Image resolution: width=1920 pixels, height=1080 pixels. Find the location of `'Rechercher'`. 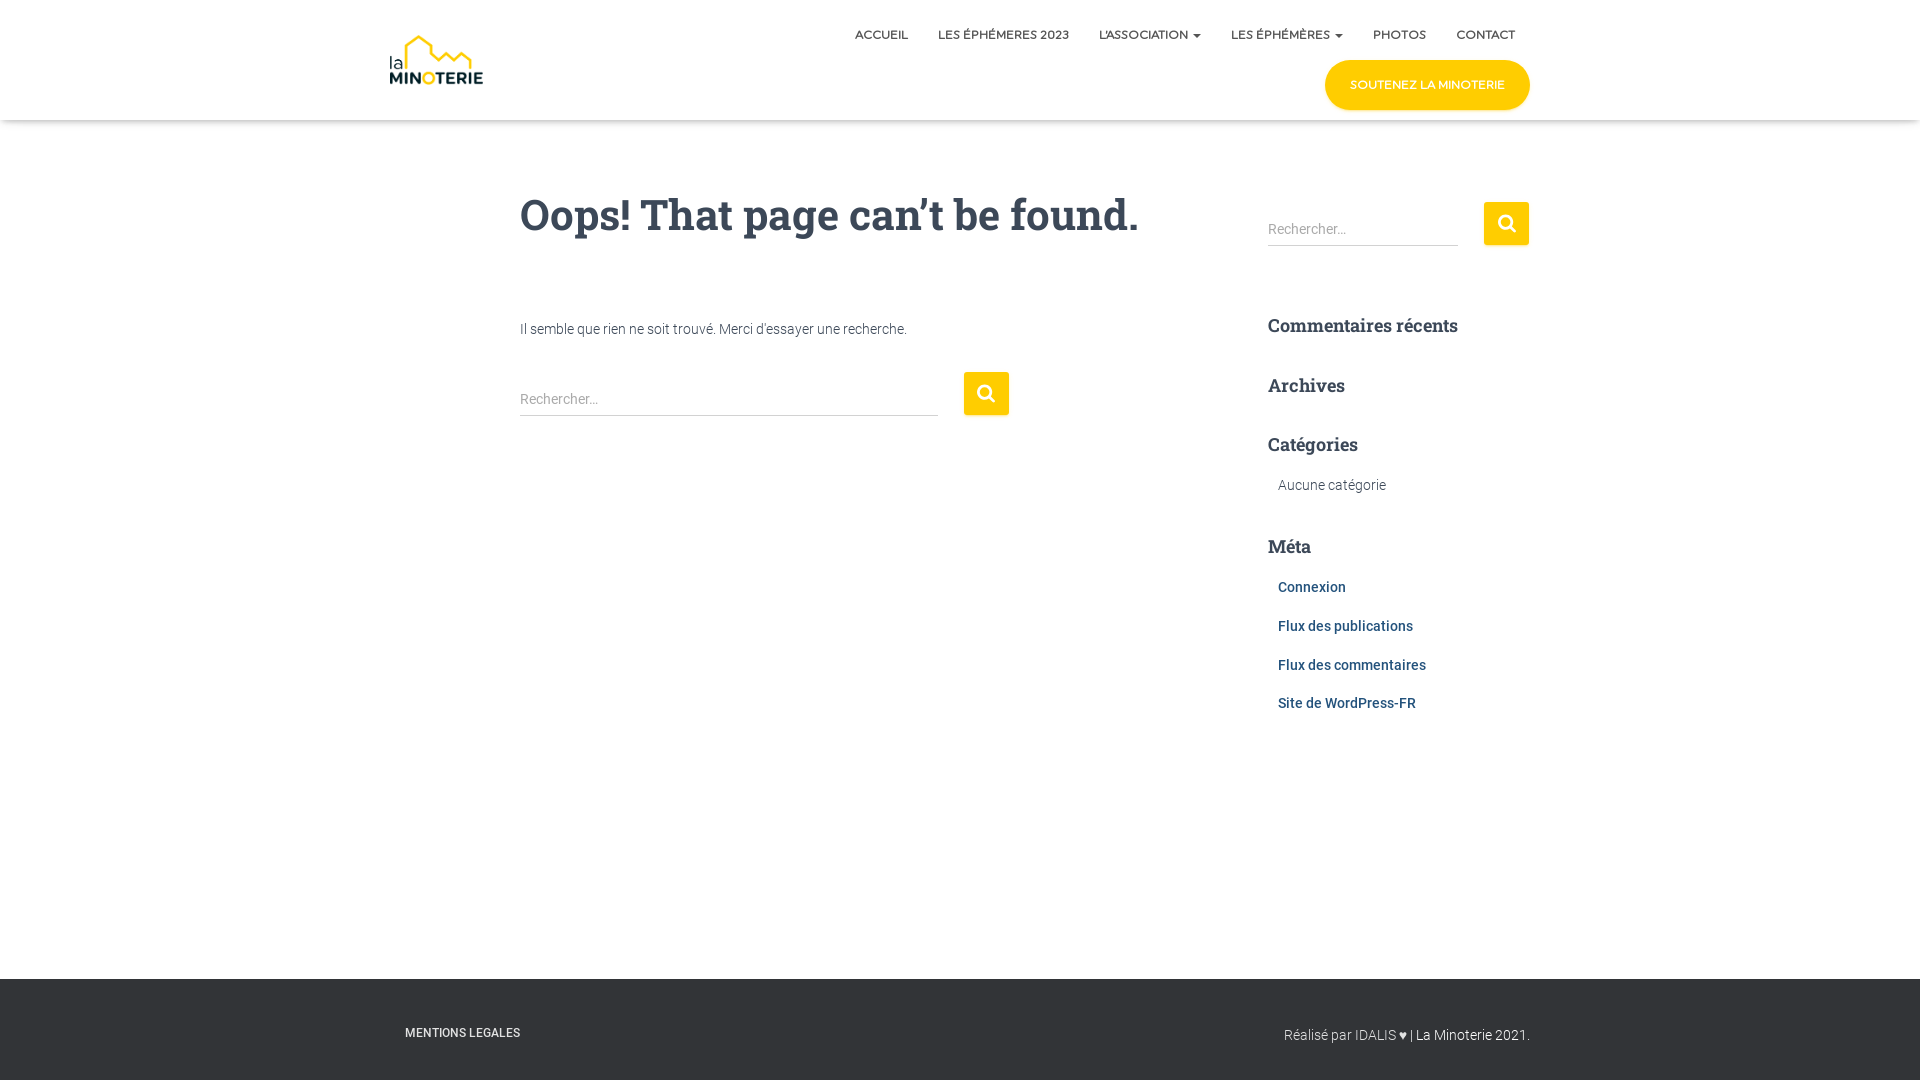

'Rechercher' is located at coordinates (986, 393).